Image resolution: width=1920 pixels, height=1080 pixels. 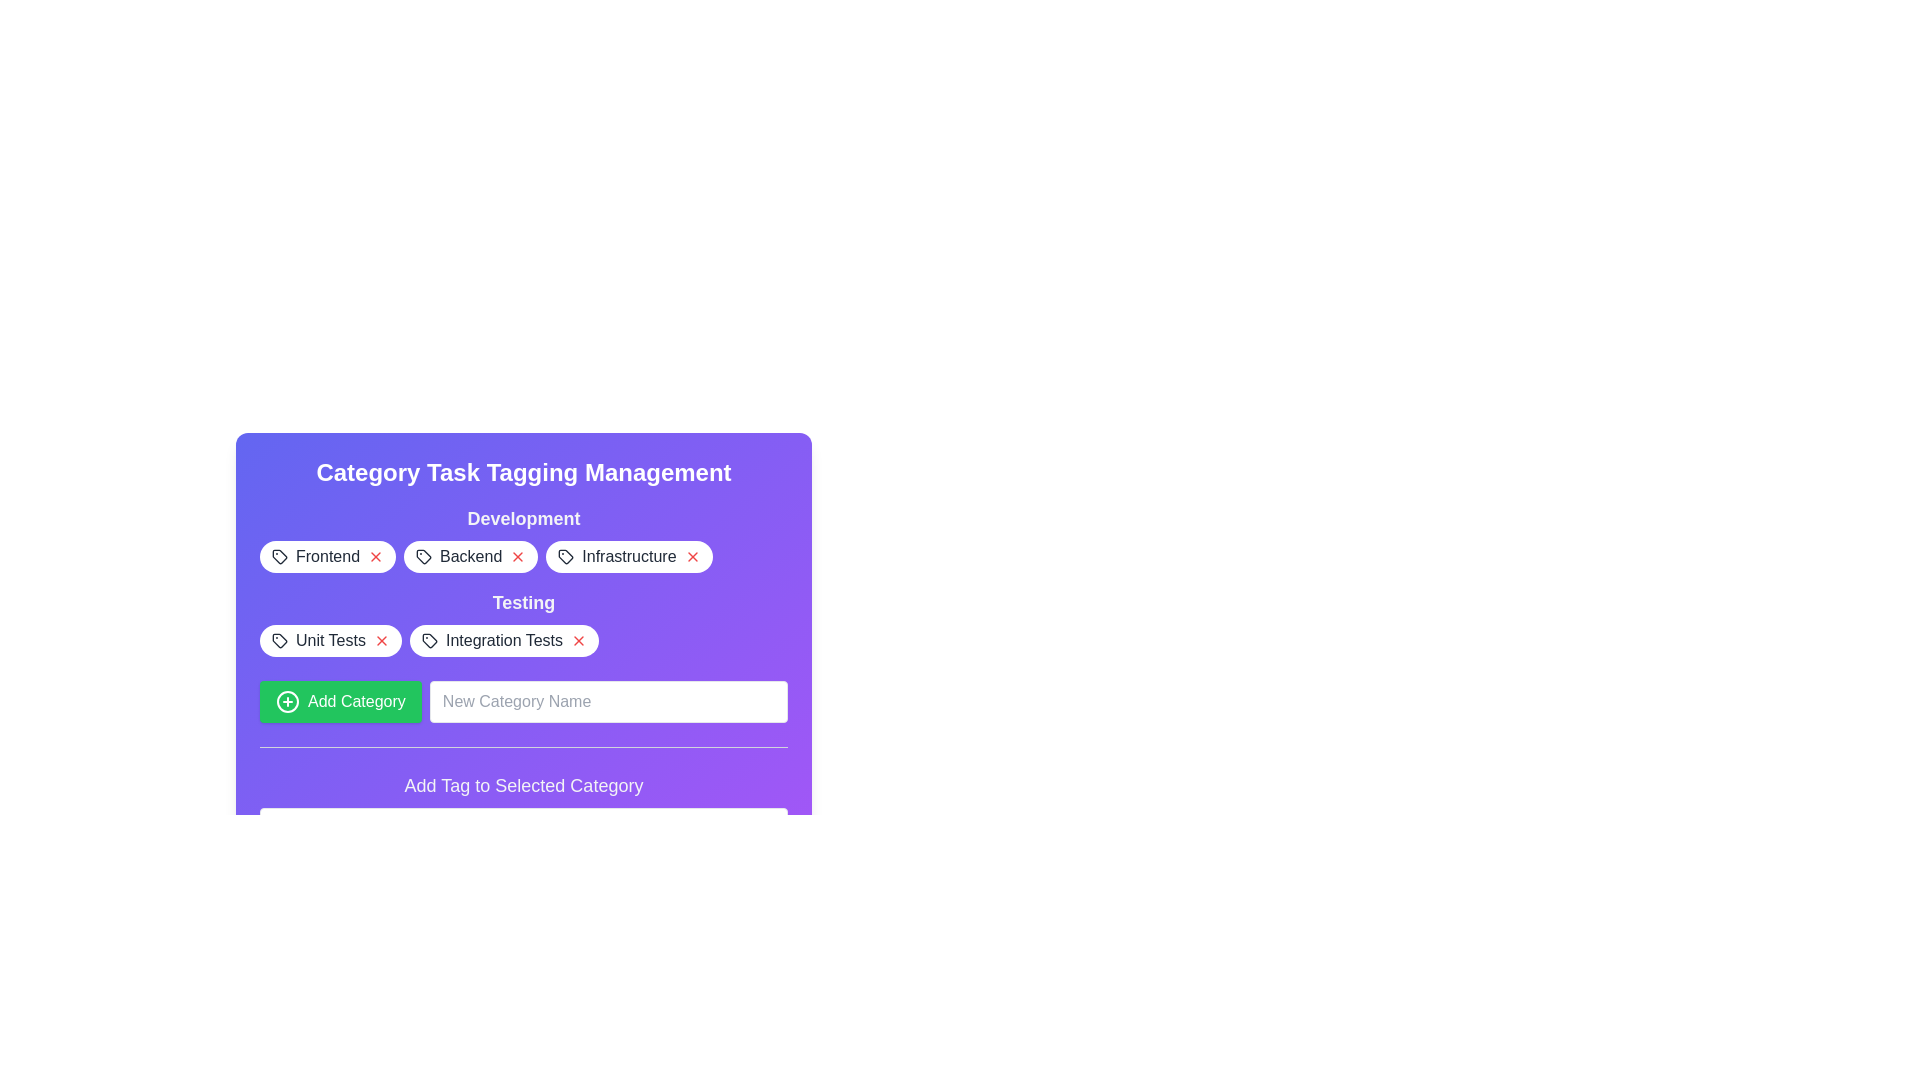 I want to click on the text label displaying 'Development' with a bold font style, white text color, against a purple background, located in the top section of the UI, so click(x=523, y=518).